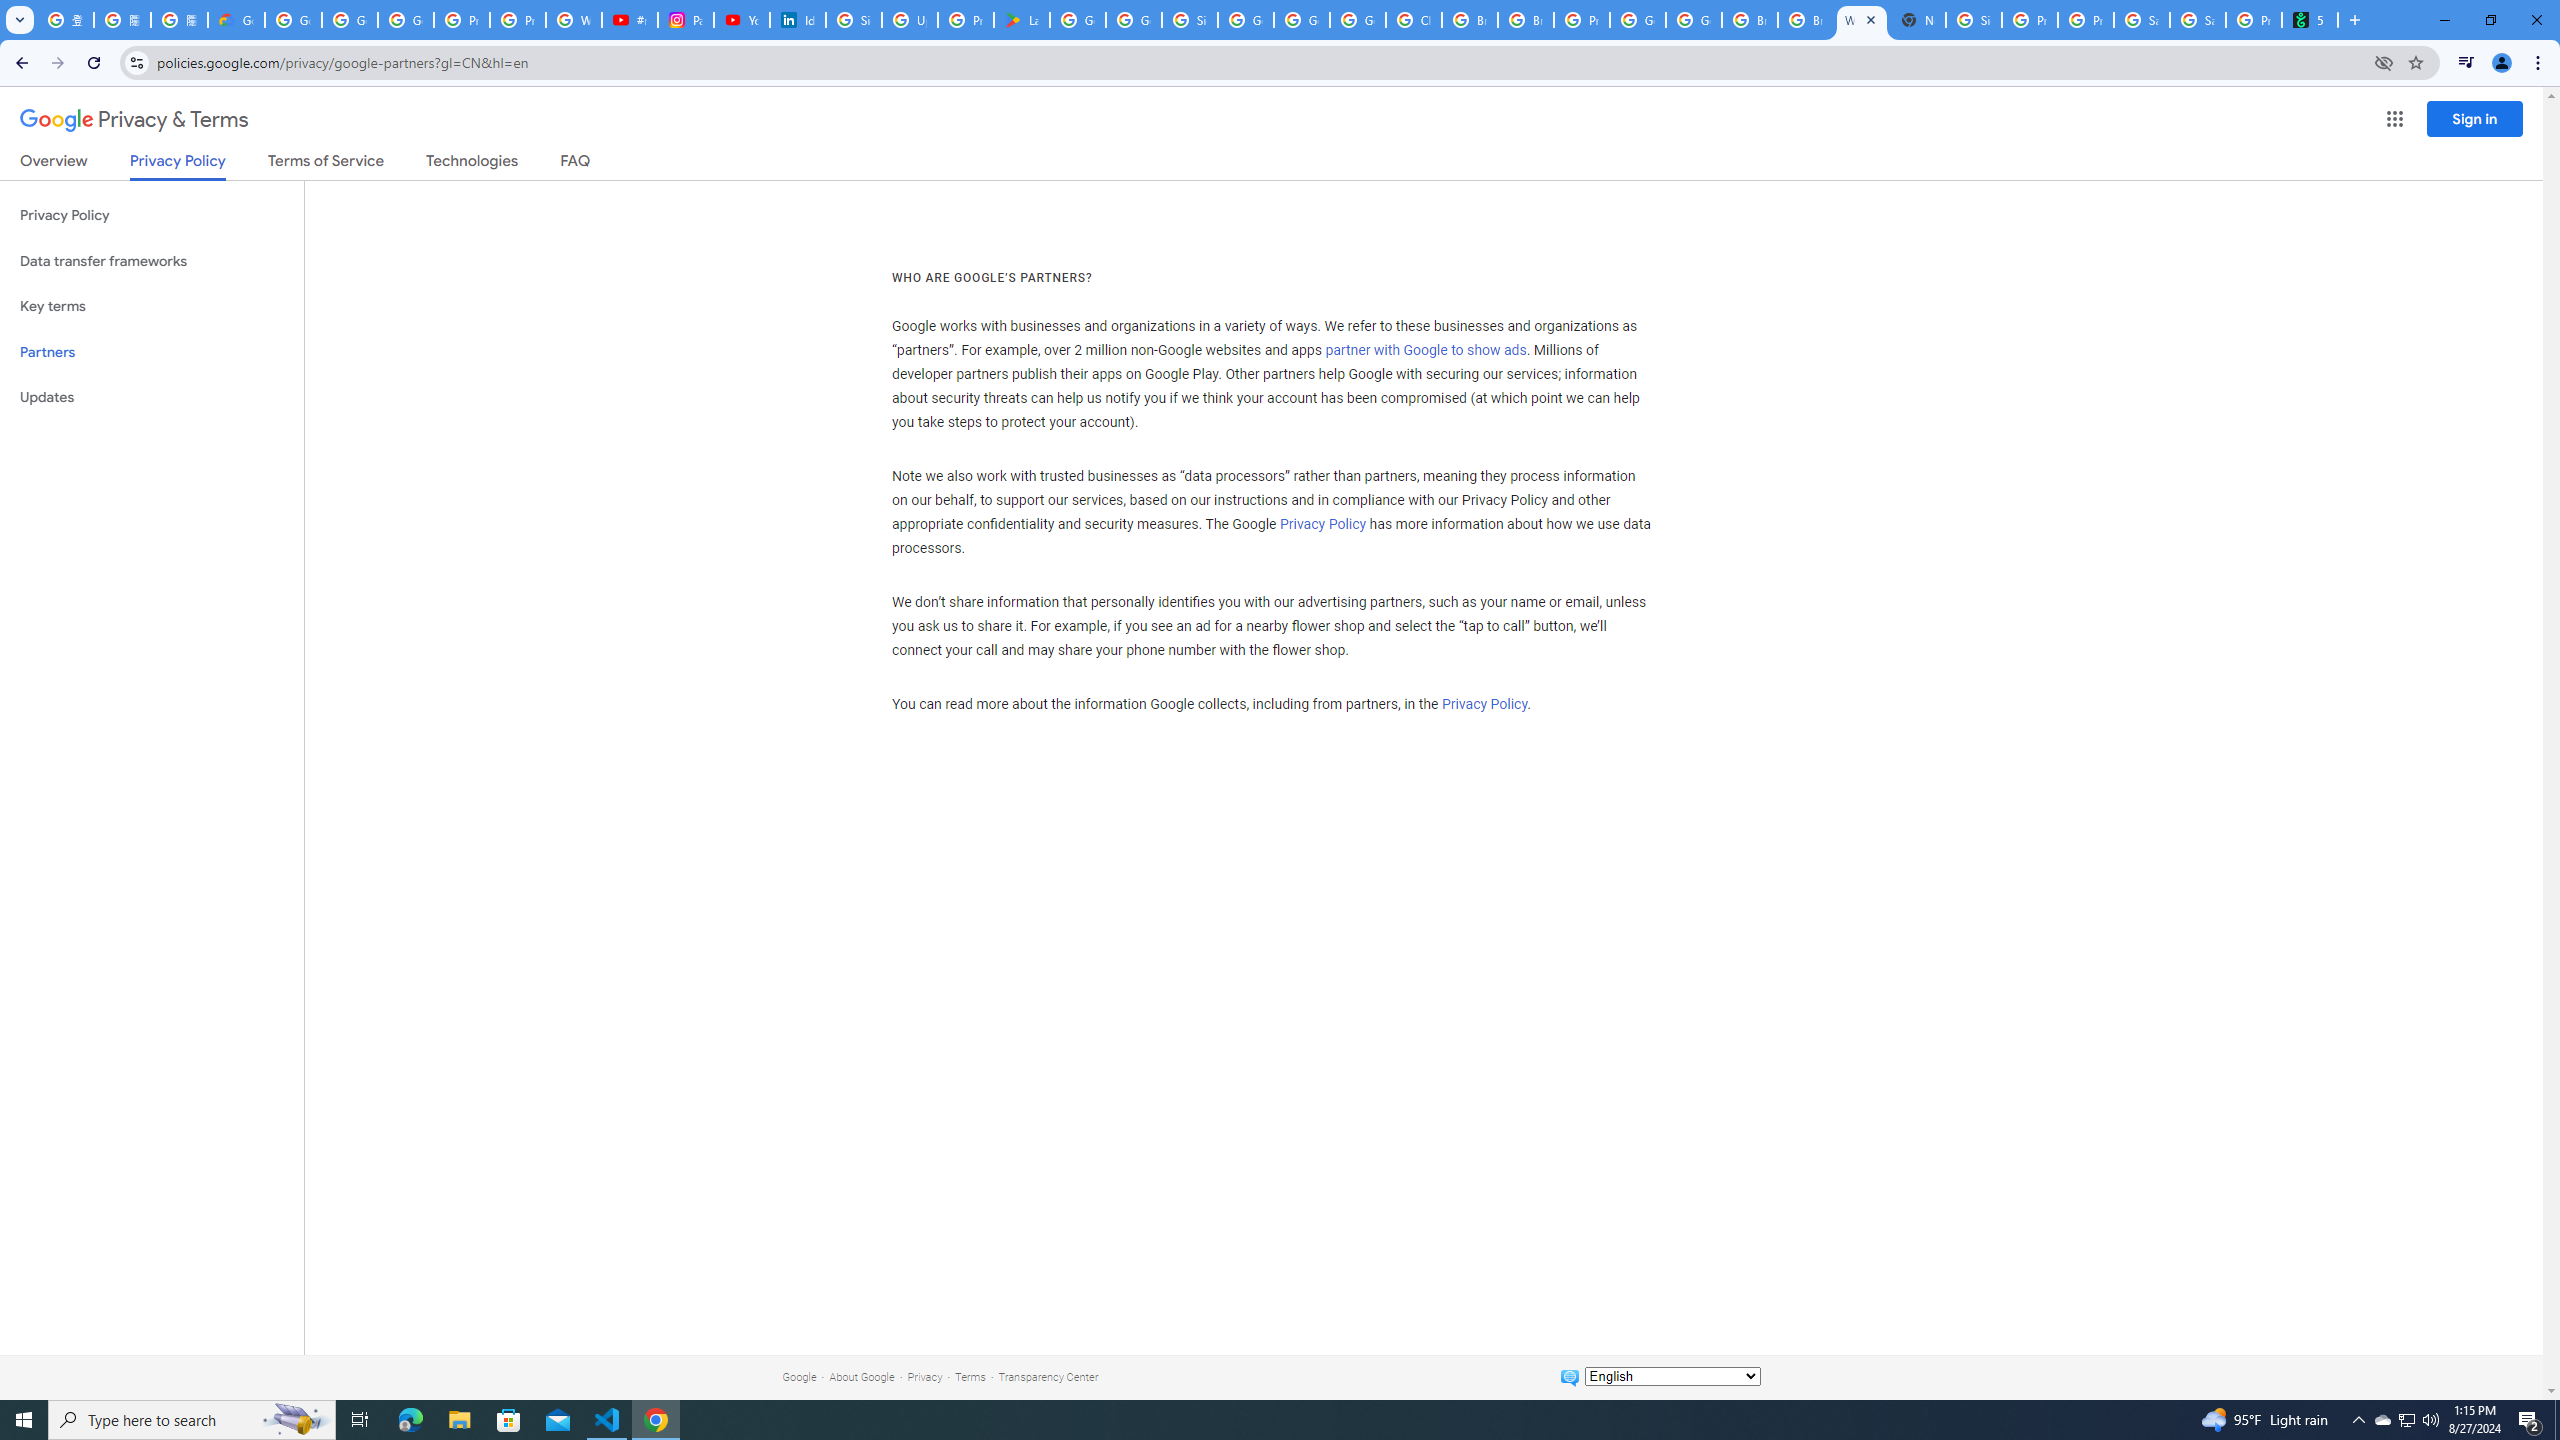 The image size is (2560, 1440). Describe the element at coordinates (2393, 118) in the screenshot. I see `'Google apps'` at that location.